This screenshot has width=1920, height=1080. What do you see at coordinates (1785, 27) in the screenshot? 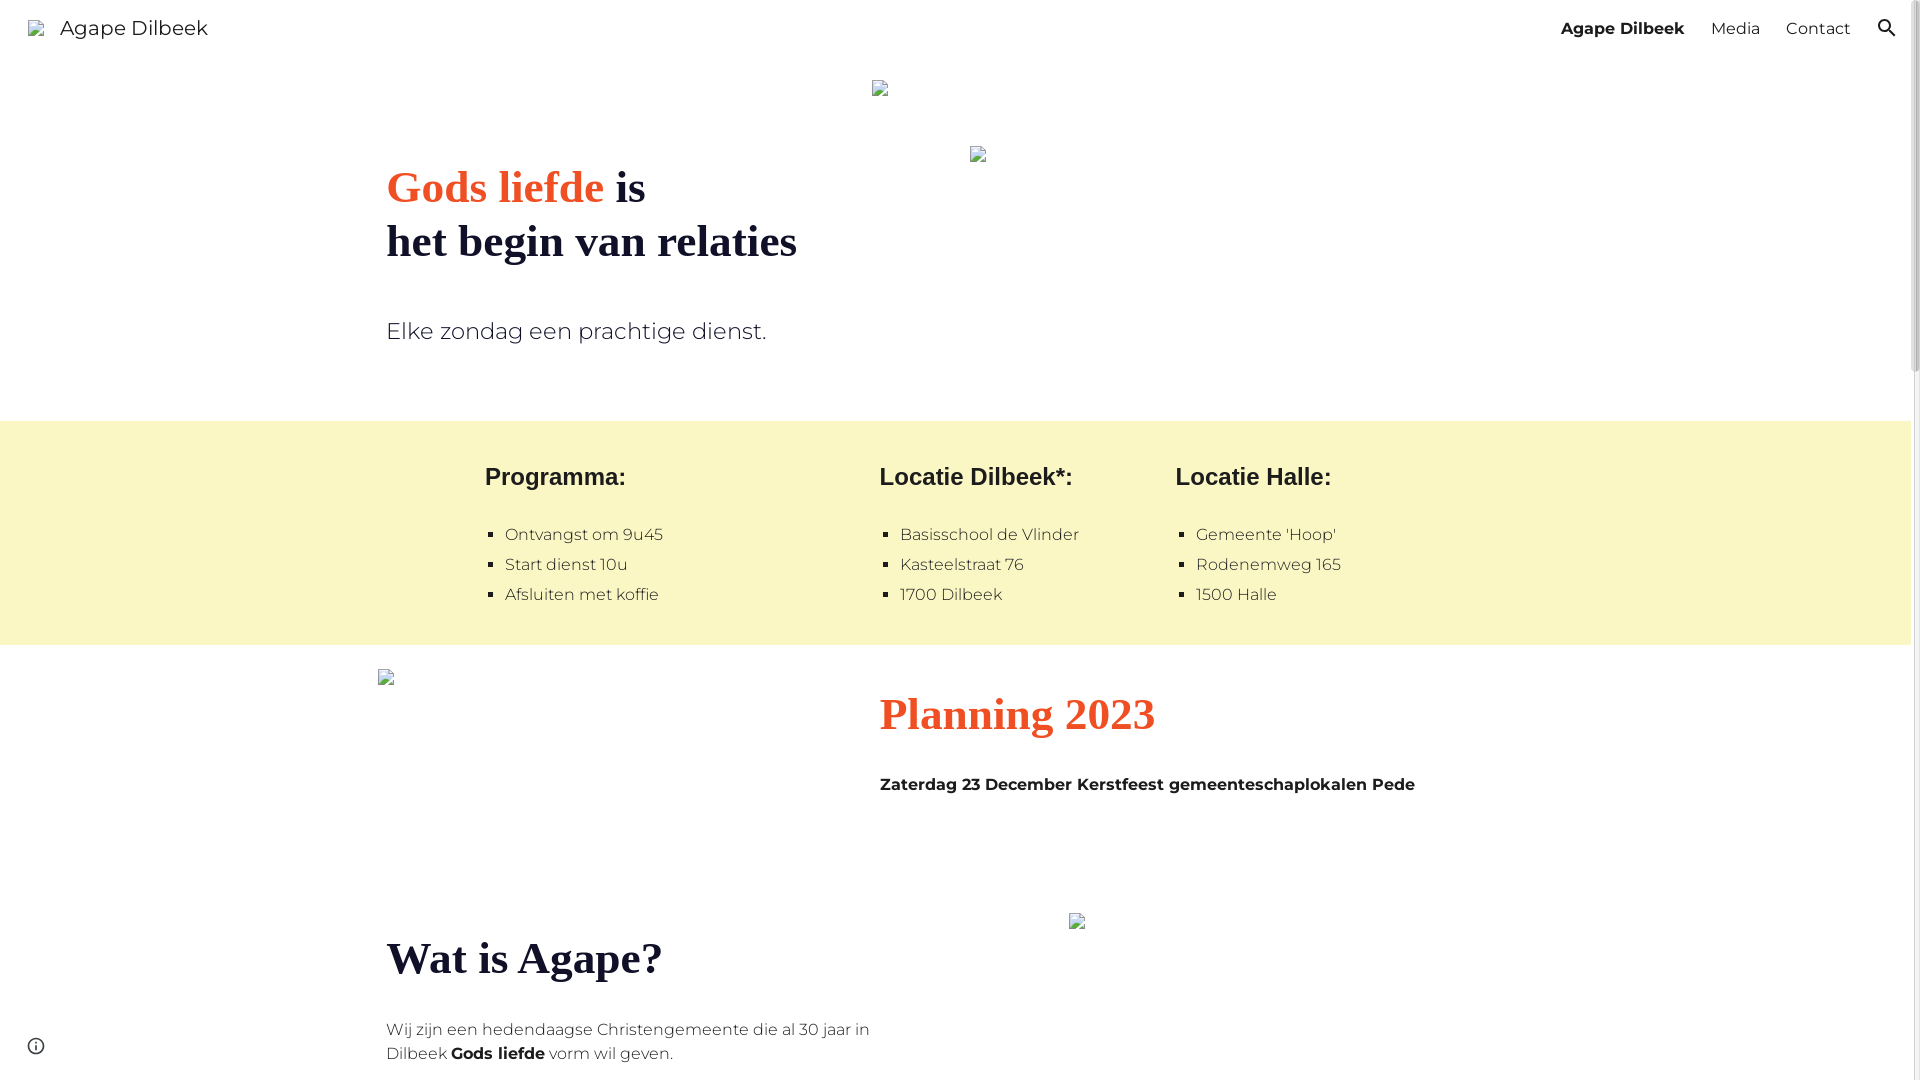
I see `'Contact'` at bounding box center [1785, 27].